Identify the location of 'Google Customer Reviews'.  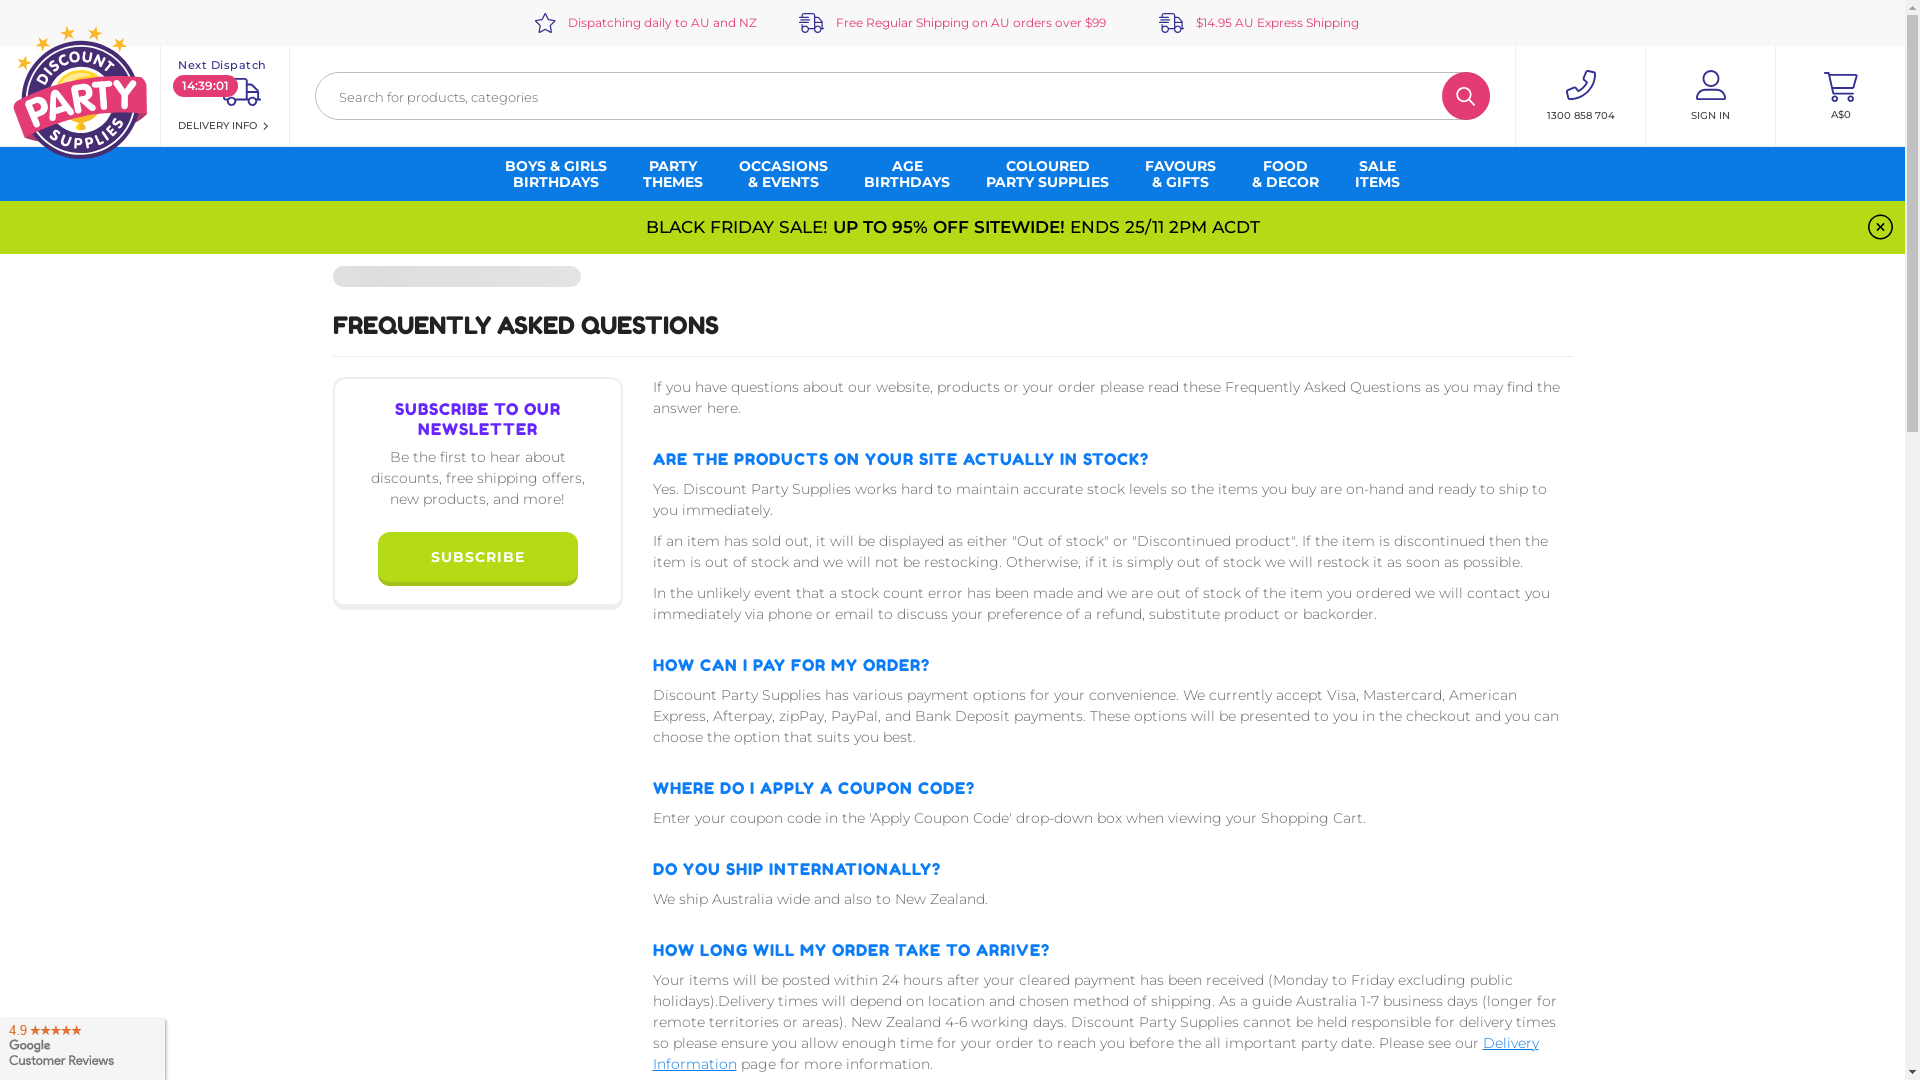
(81, 1044).